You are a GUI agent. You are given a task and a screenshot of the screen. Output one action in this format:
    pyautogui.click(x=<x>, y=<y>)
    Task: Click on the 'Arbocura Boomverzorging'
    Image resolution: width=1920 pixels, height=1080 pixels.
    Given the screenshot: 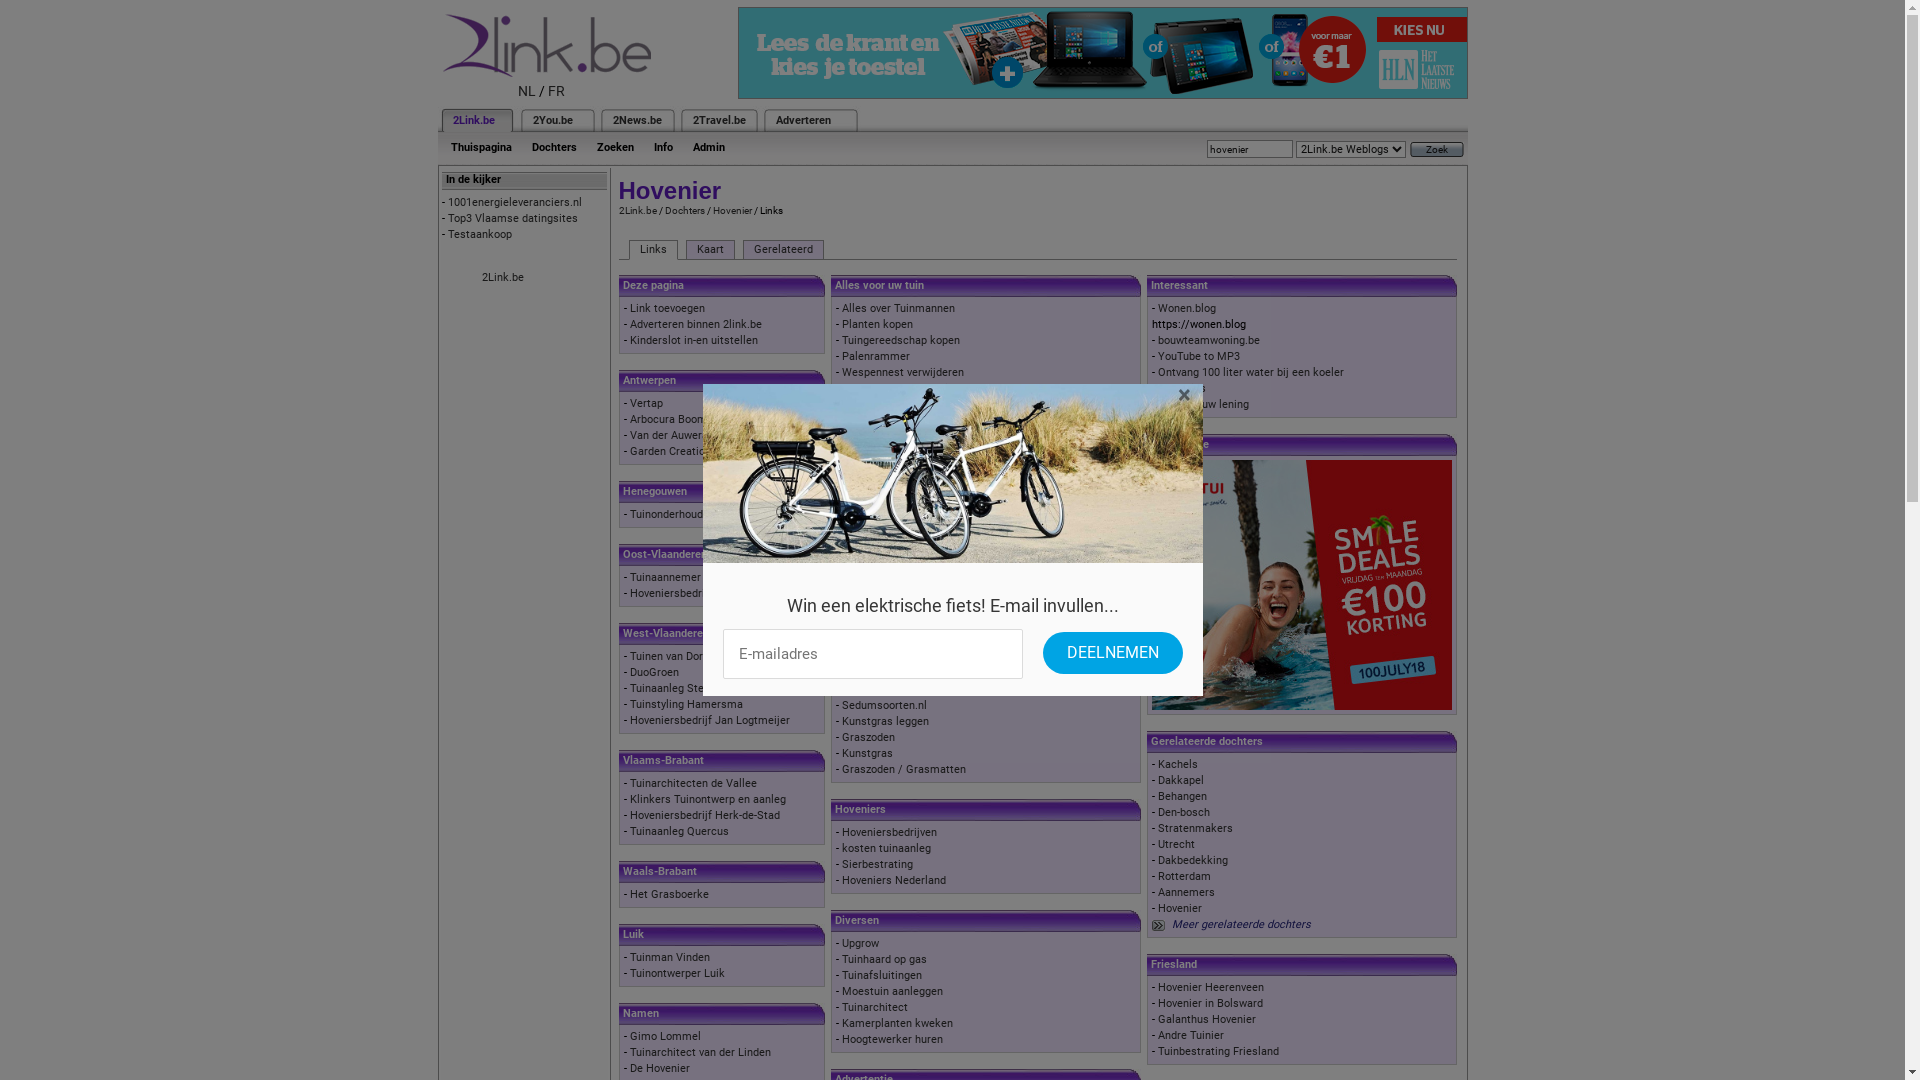 What is the action you would take?
    pyautogui.click(x=694, y=418)
    